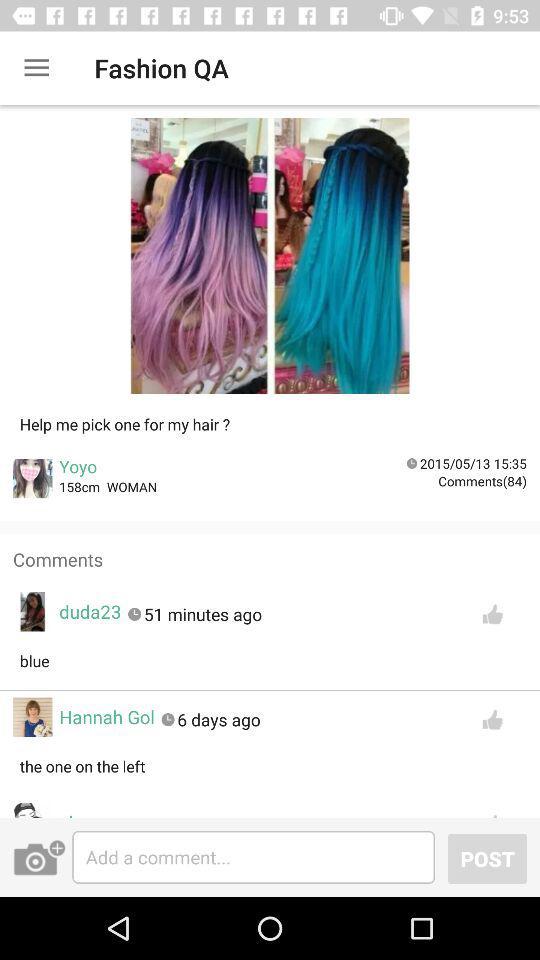 This screenshot has width=540, height=960. What do you see at coordinates (270, 261) in the screenshot?
I see `the first box` at bounding box center [270, 261].